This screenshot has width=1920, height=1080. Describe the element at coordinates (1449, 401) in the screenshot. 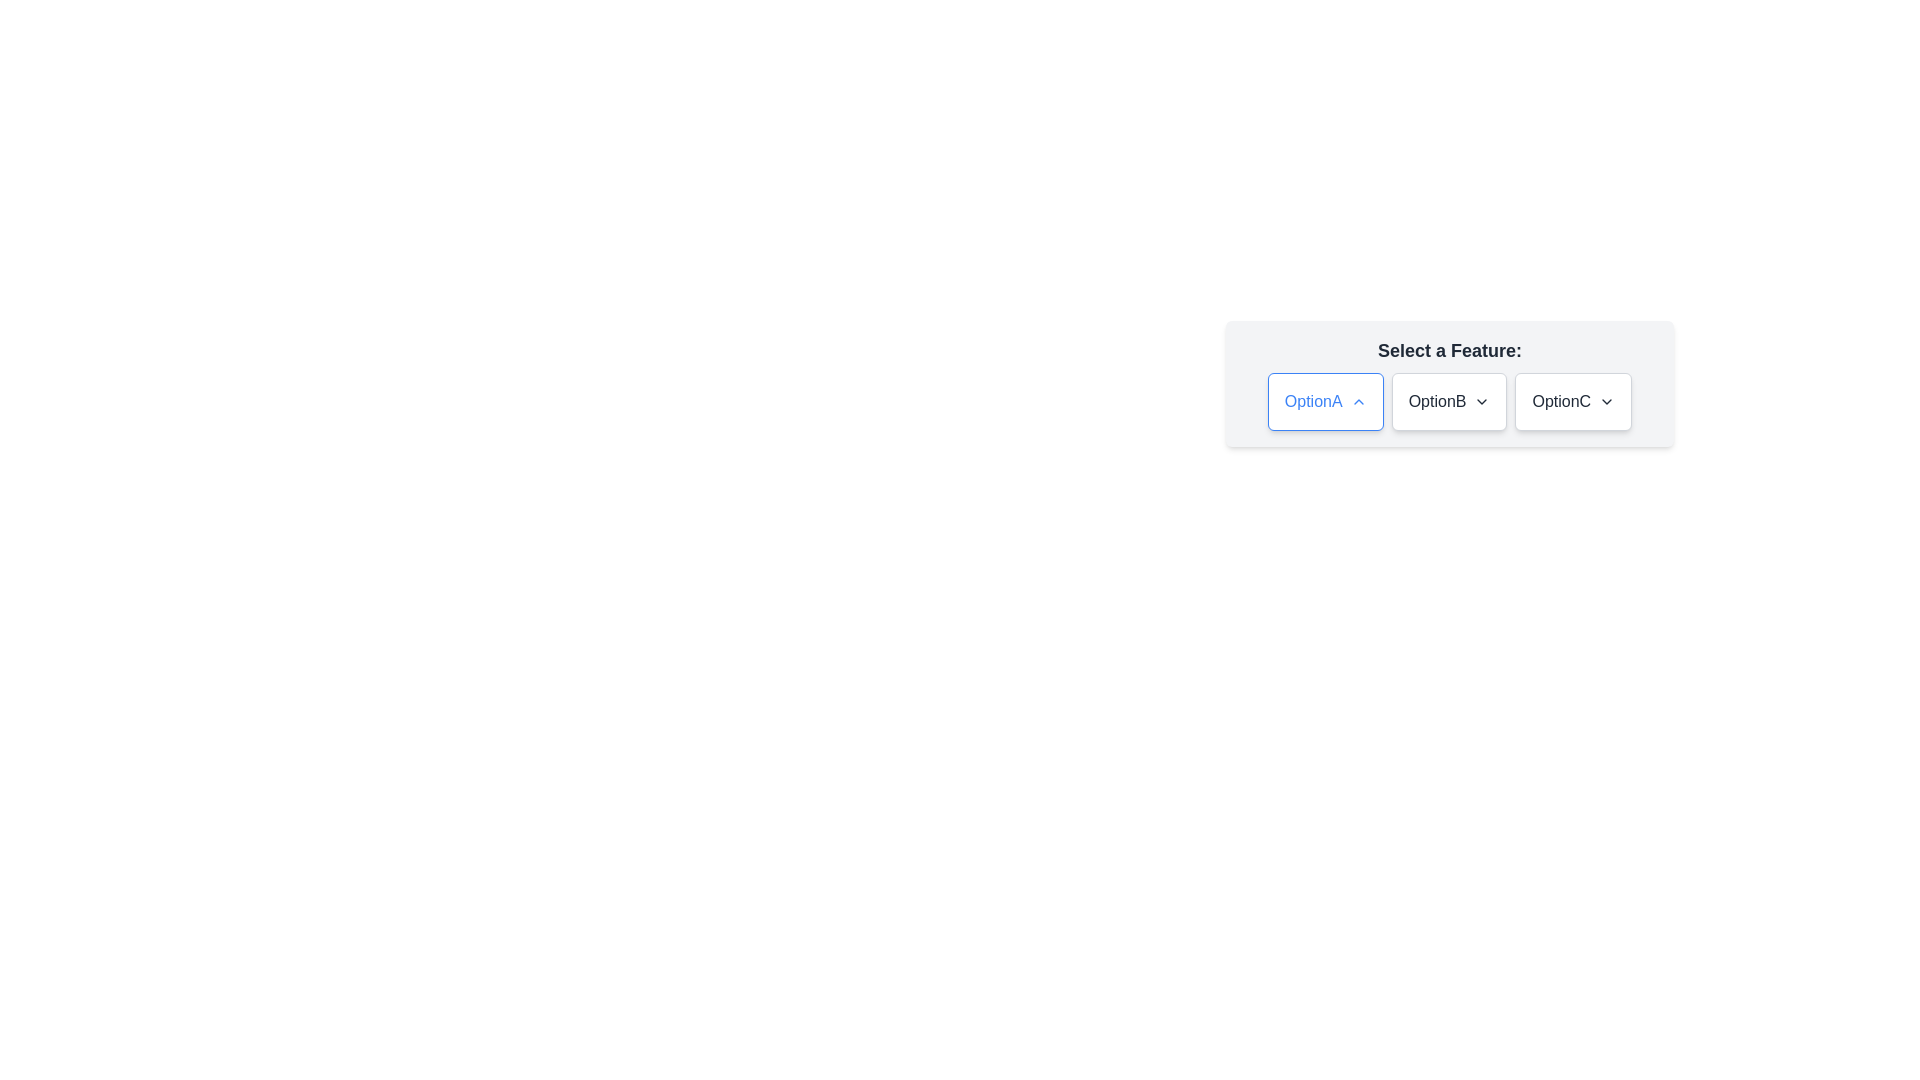

I see `the 'OptionB' button to observe any tooltip or visual feedback` at that location.